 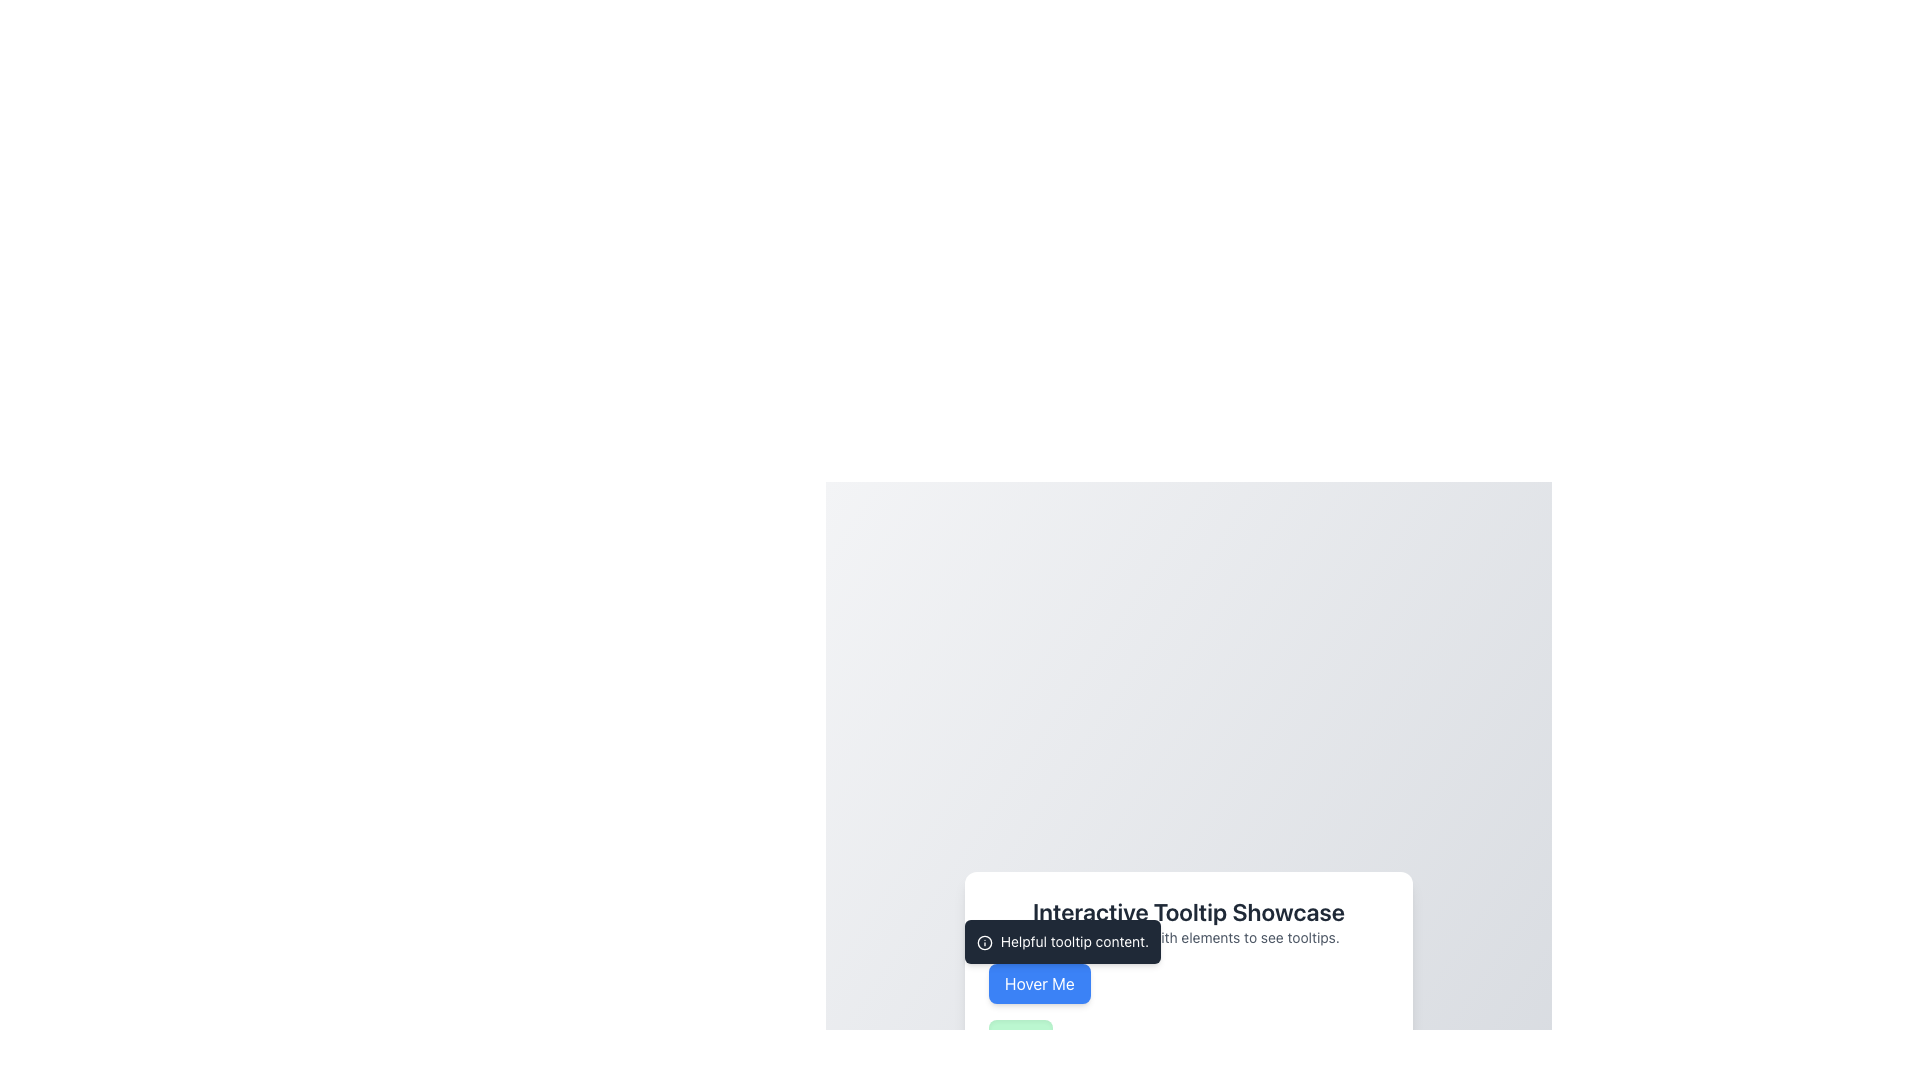 What do you see at coordinates (1189, 921) in the screenshot?
I see `text content of the Text display which shows 'Interactive Tooltip Showcase' and 'Hover or interact with elements to see tooltips.'` at bounding box center [1189, 921].